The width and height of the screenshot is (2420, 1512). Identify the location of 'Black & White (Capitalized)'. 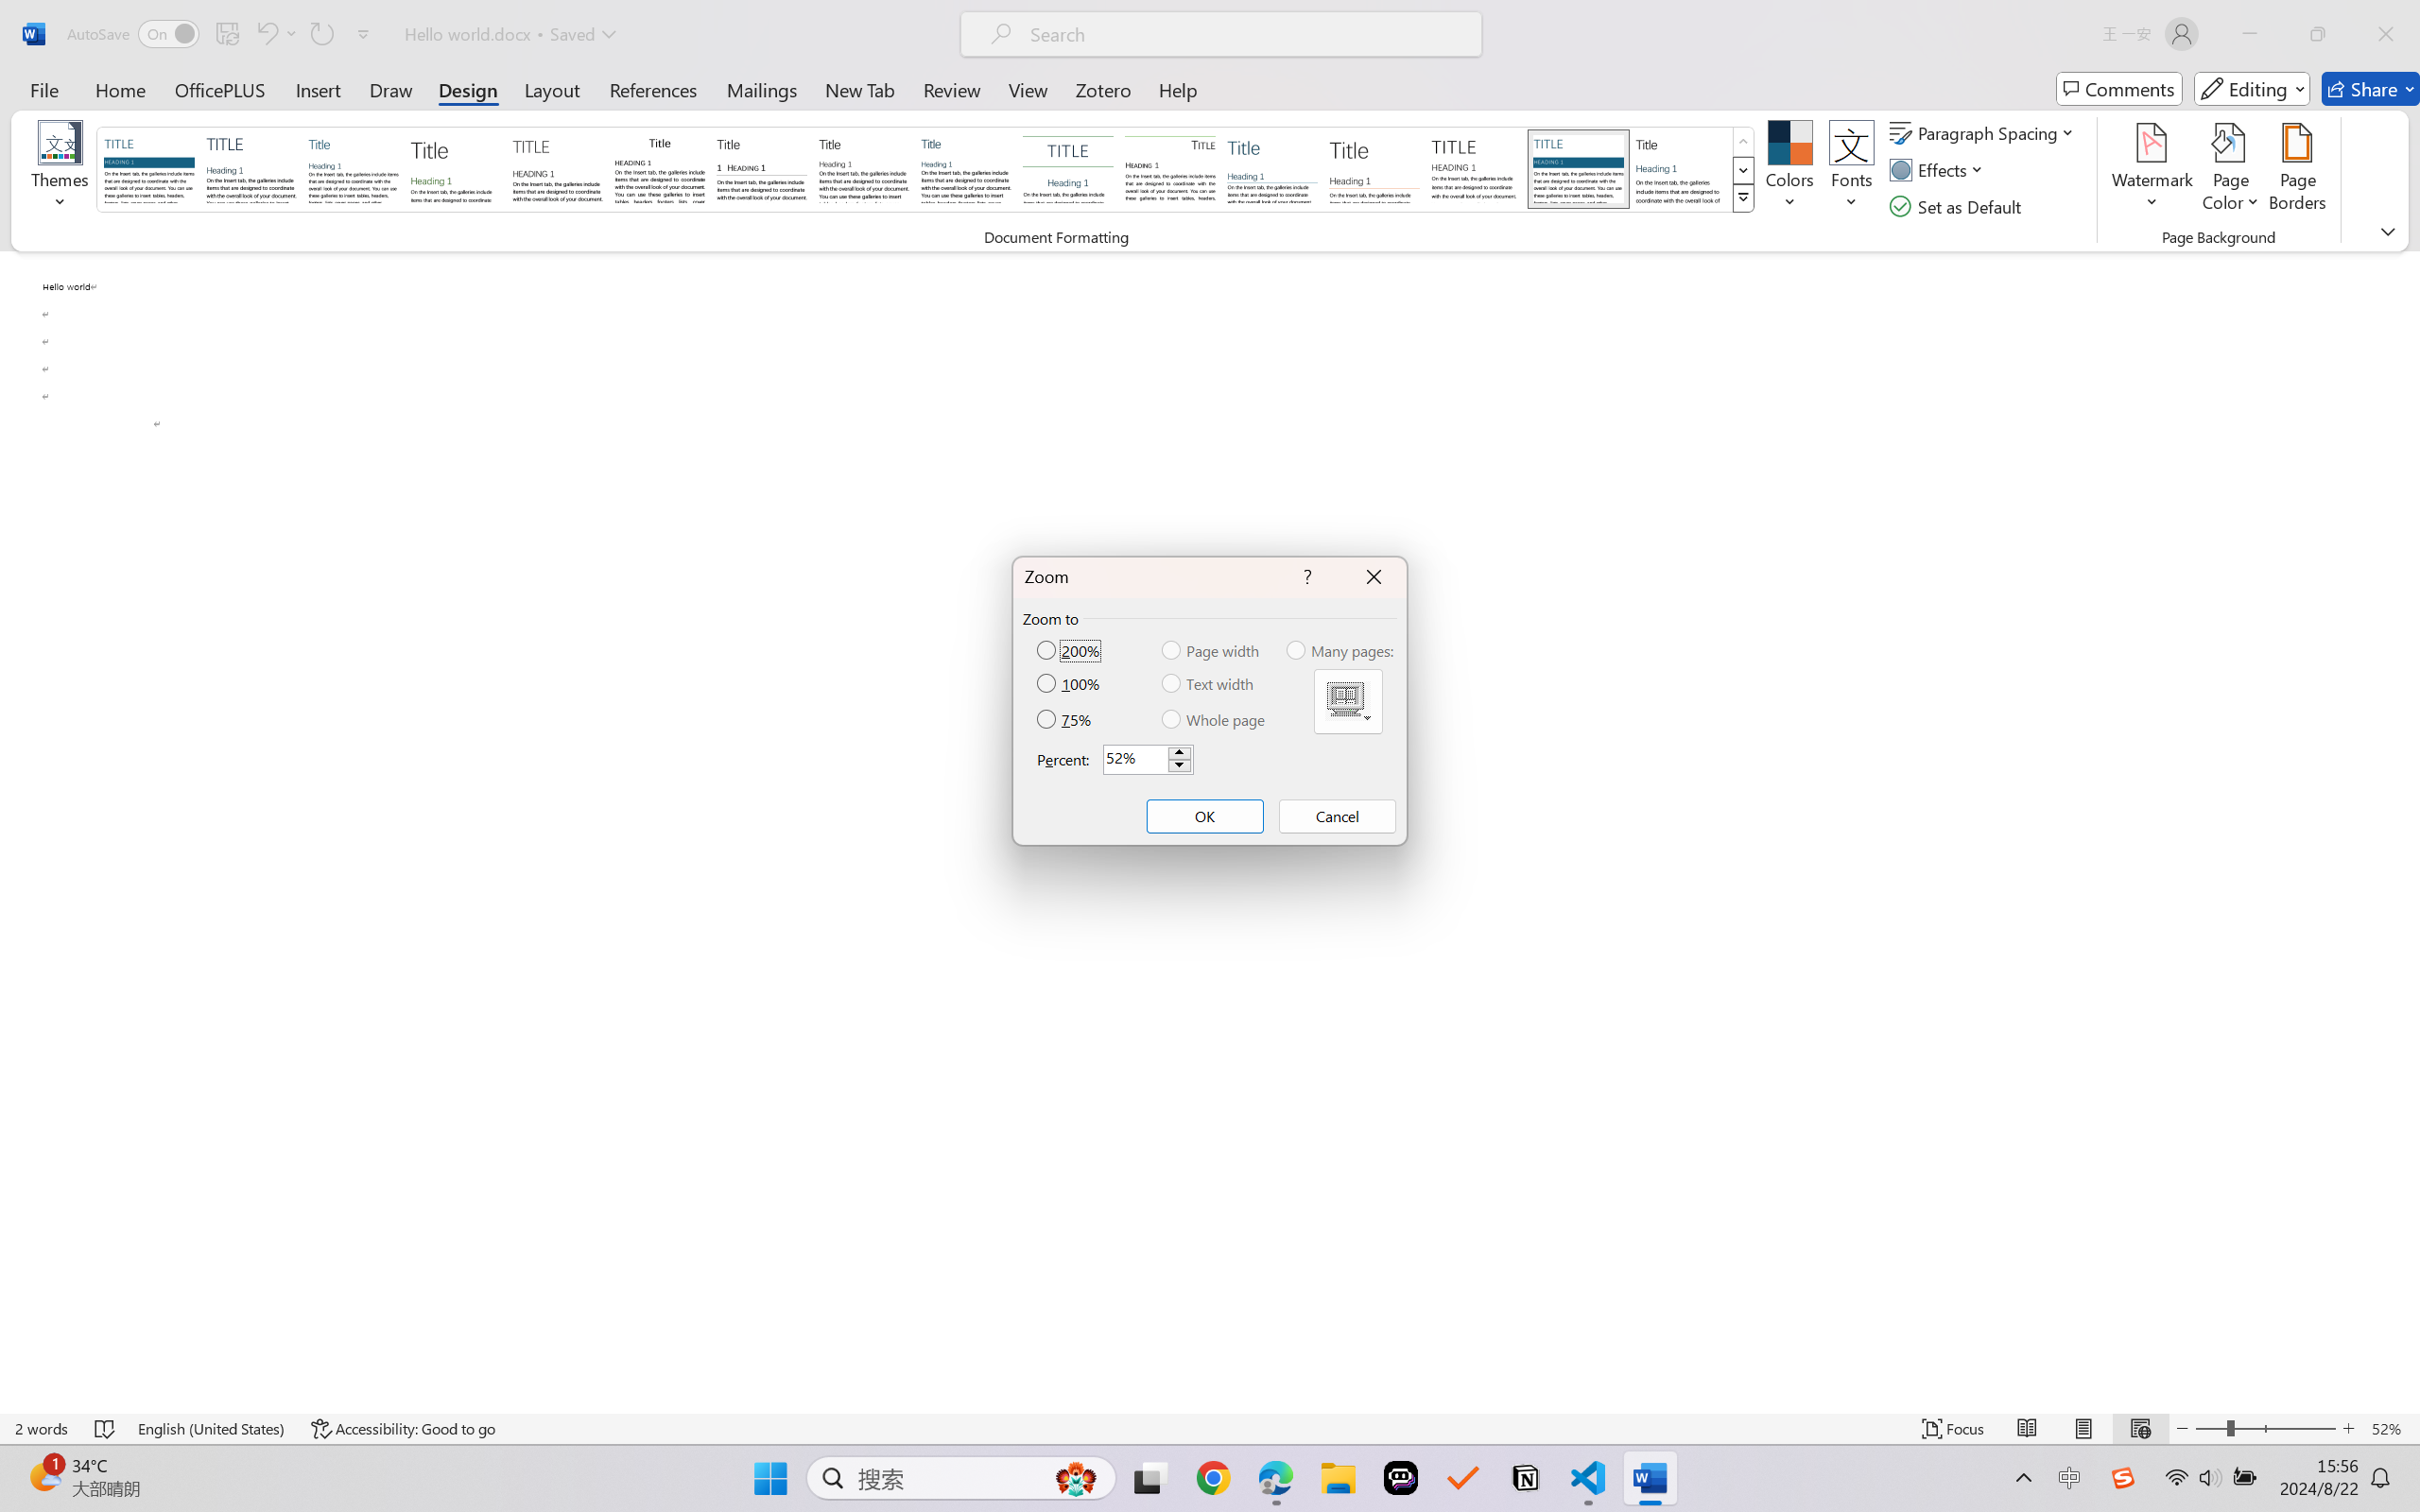
(557, 168).